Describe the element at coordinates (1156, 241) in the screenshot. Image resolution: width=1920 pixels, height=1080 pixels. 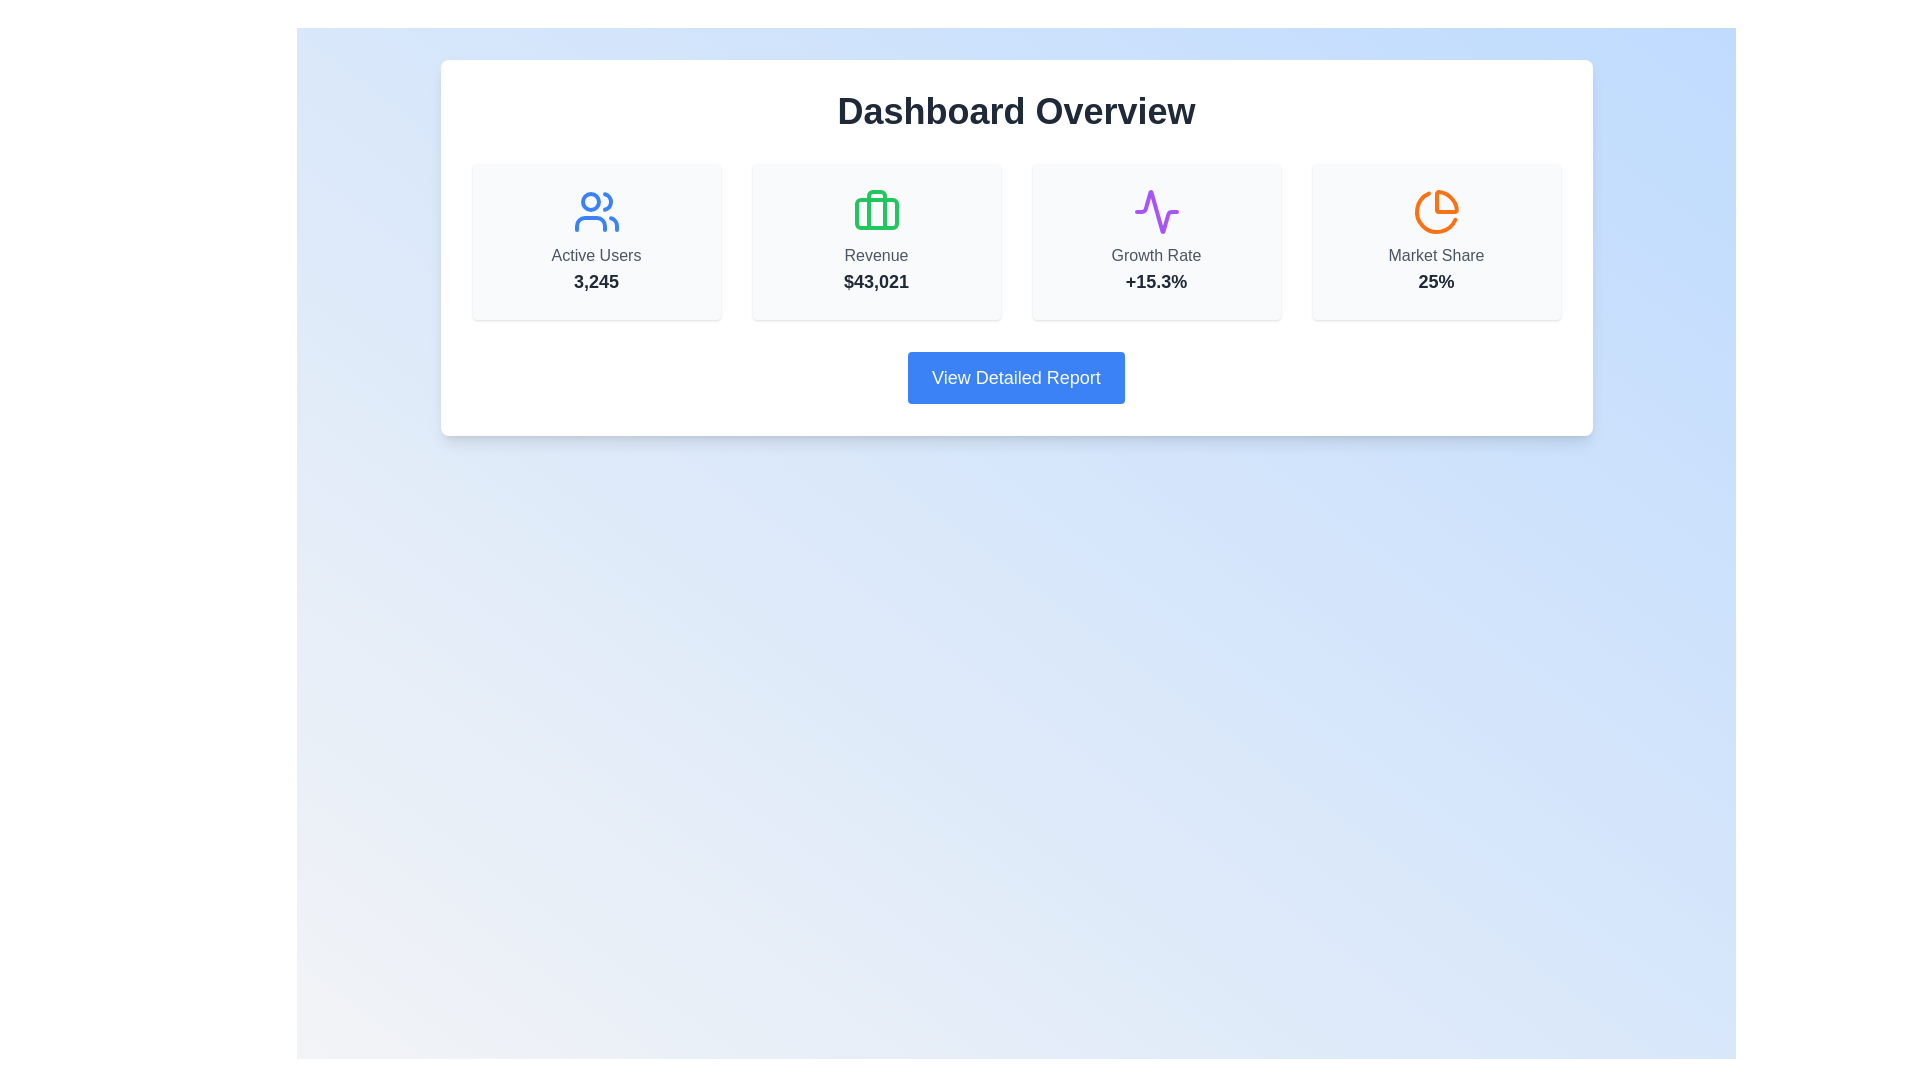
I see `the Information card that displays the growth rate metric, which is the third card in a grid layout, positioned between the Revenue card and the Market Share card` at that location.